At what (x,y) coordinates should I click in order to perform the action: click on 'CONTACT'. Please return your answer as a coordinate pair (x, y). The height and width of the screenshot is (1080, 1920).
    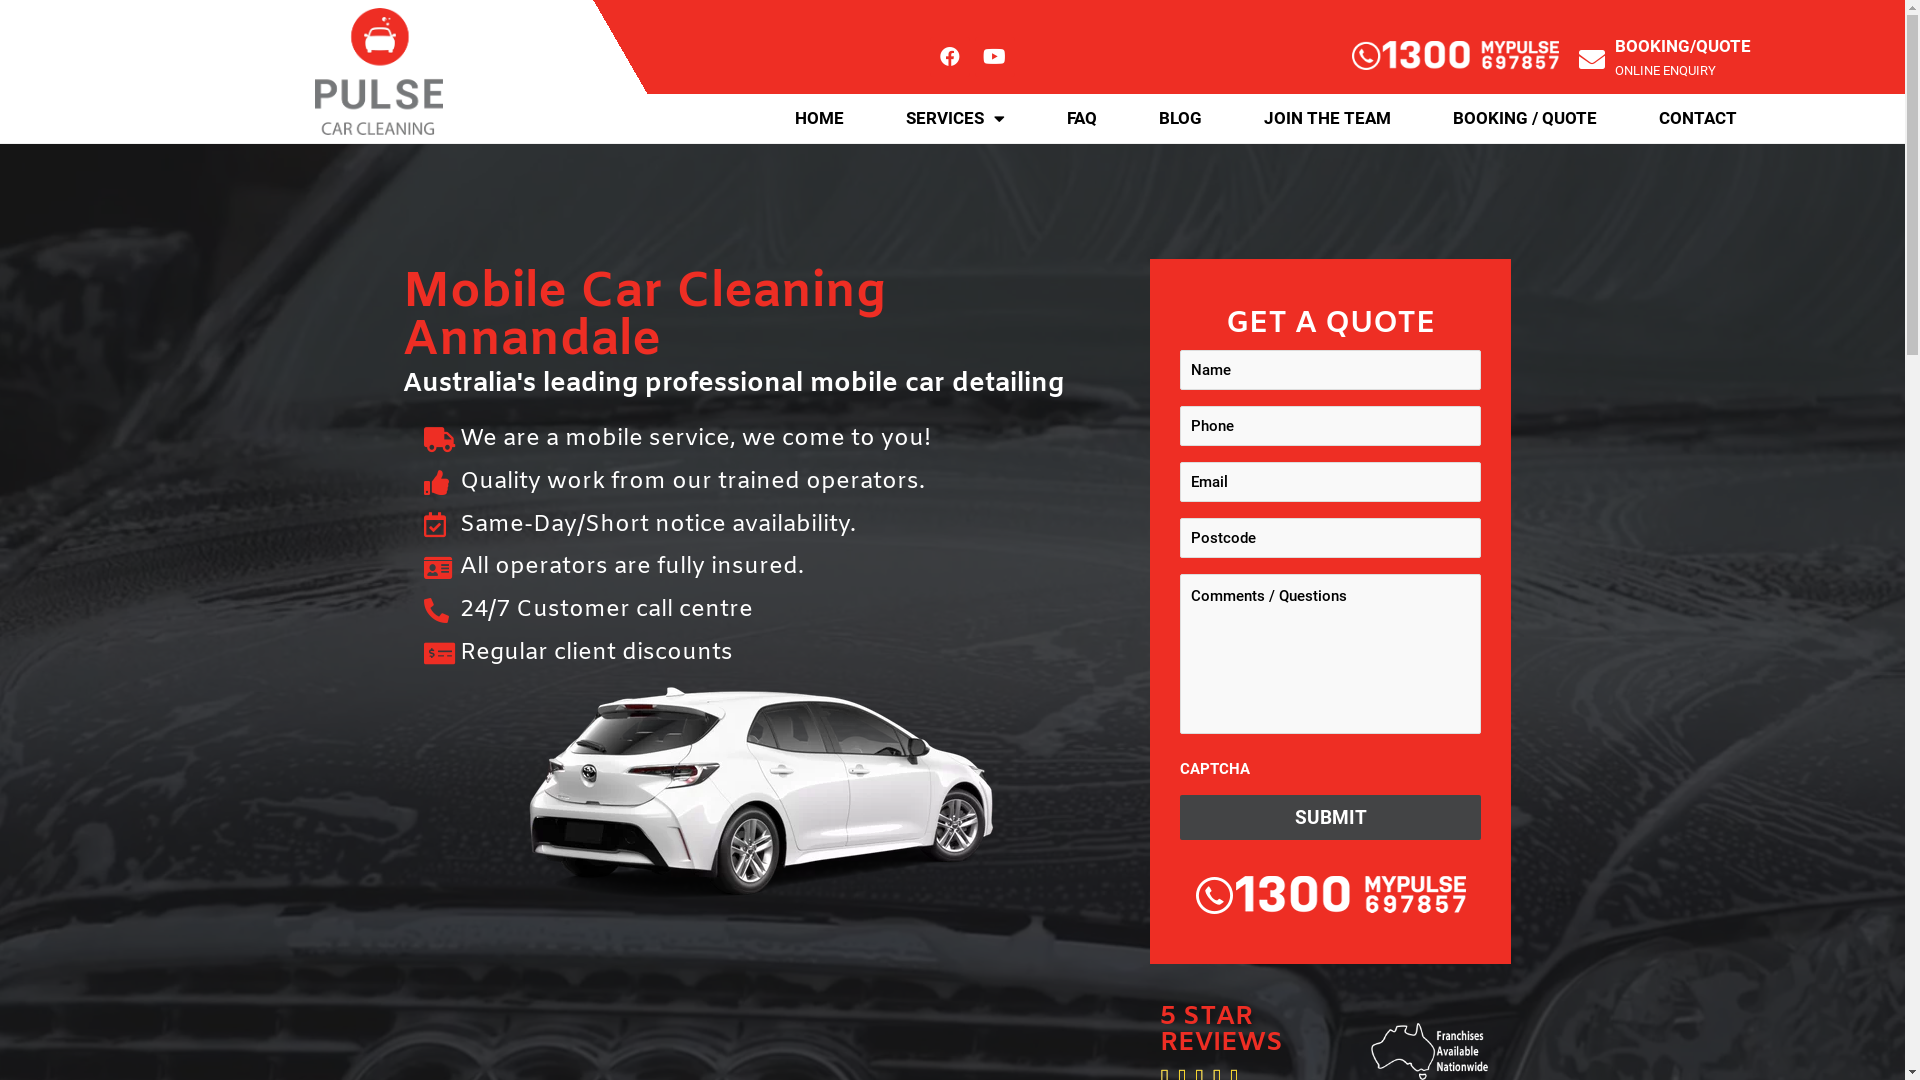
    Looking at the image, I should click on (1627, 118).